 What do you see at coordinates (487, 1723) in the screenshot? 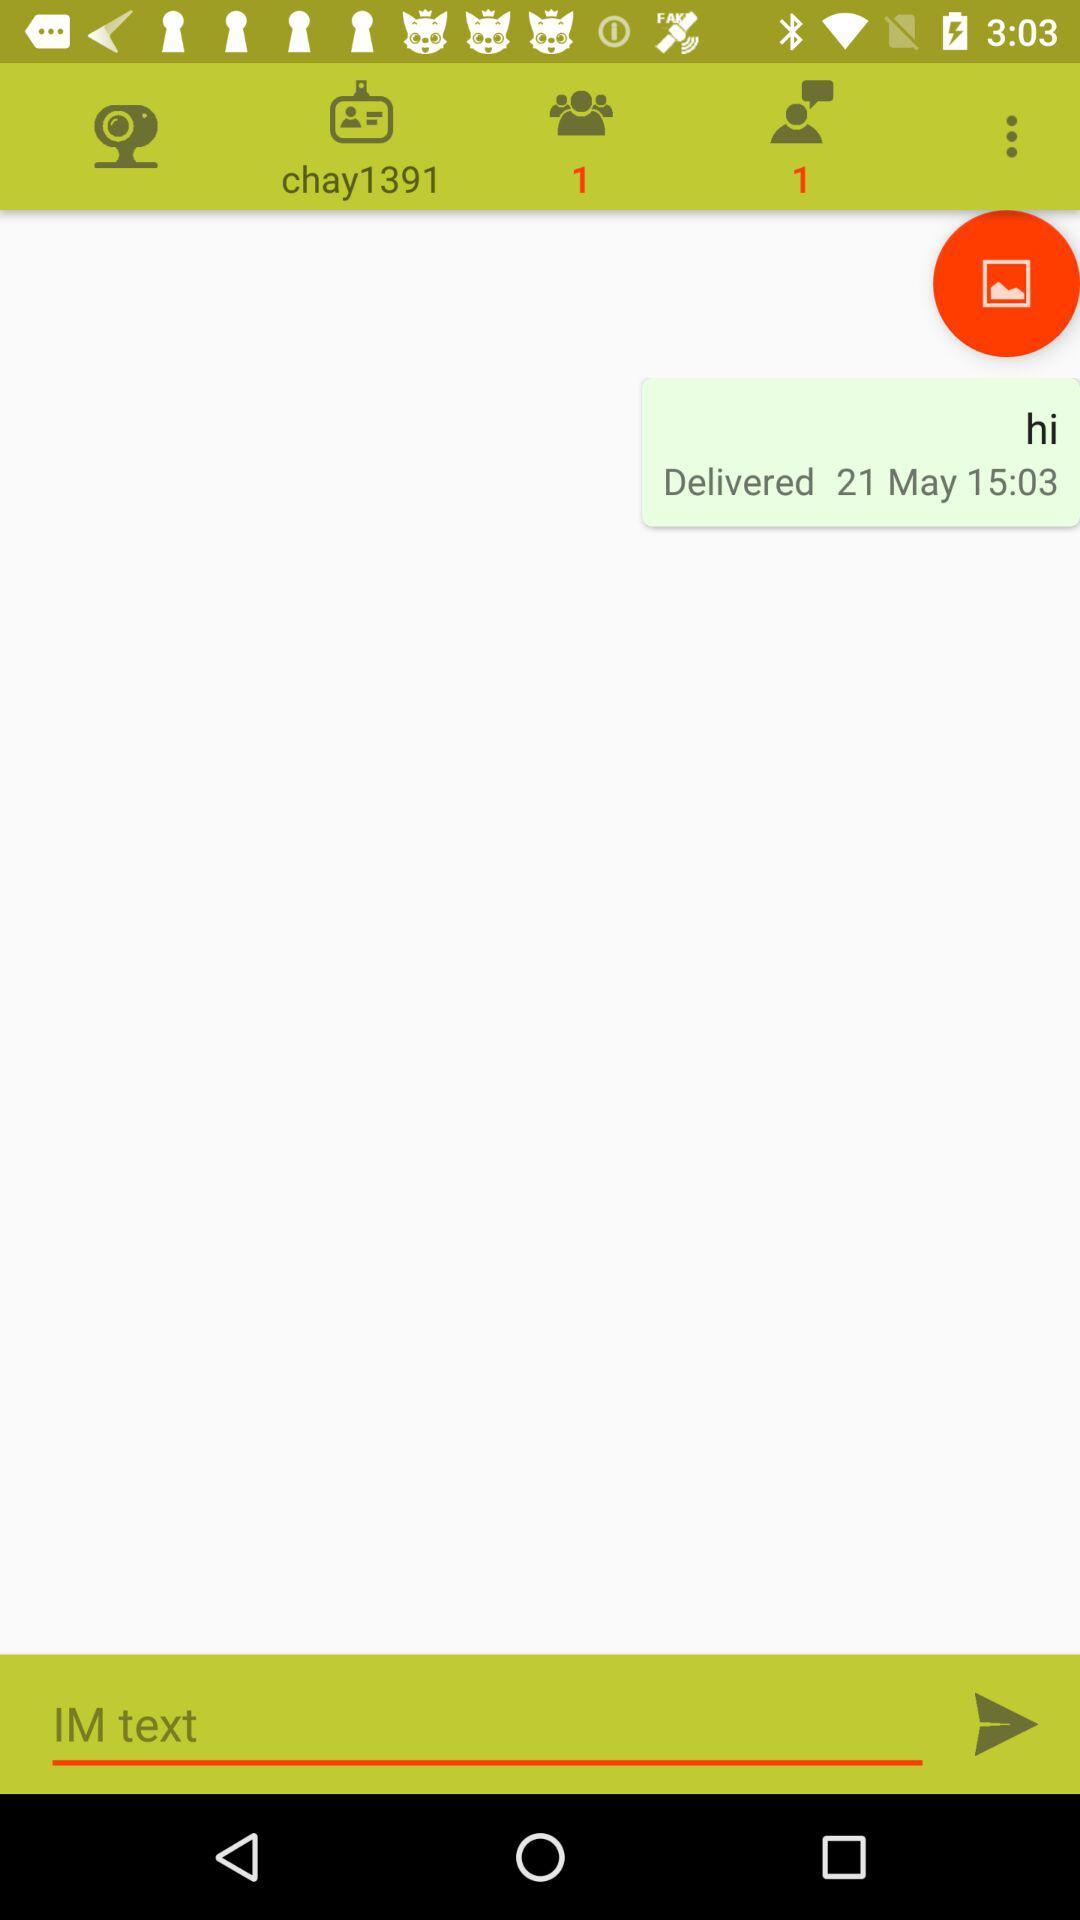
I see `fill in the answer and send` at bounding box center [487, 1723].